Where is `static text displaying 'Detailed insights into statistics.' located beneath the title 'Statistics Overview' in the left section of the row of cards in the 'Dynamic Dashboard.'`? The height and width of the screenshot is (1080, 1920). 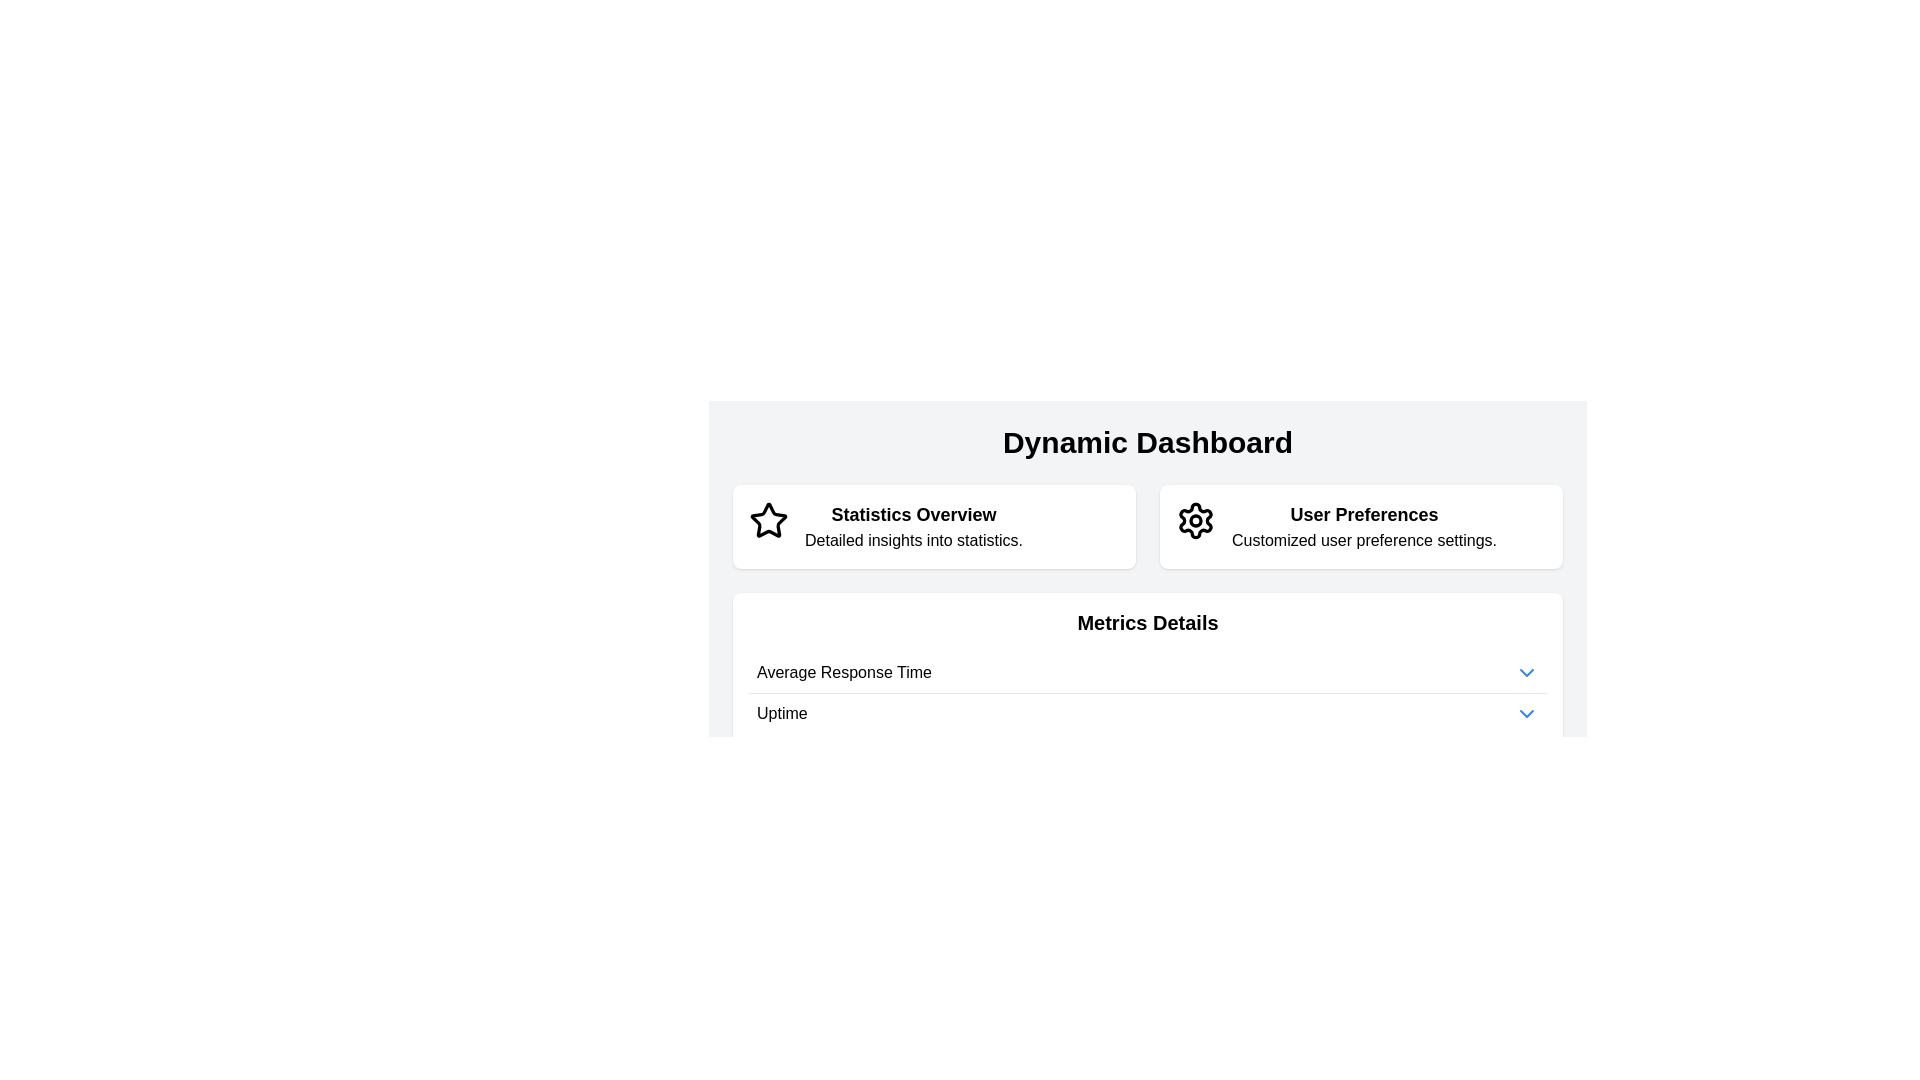 static text displaying 'Detailed insights into statistics.' located beneath the title 'Statistics Overview' in the left section of the row of cards in the 'Dynamic Dashboard.' is located at coordinates (912, 540).